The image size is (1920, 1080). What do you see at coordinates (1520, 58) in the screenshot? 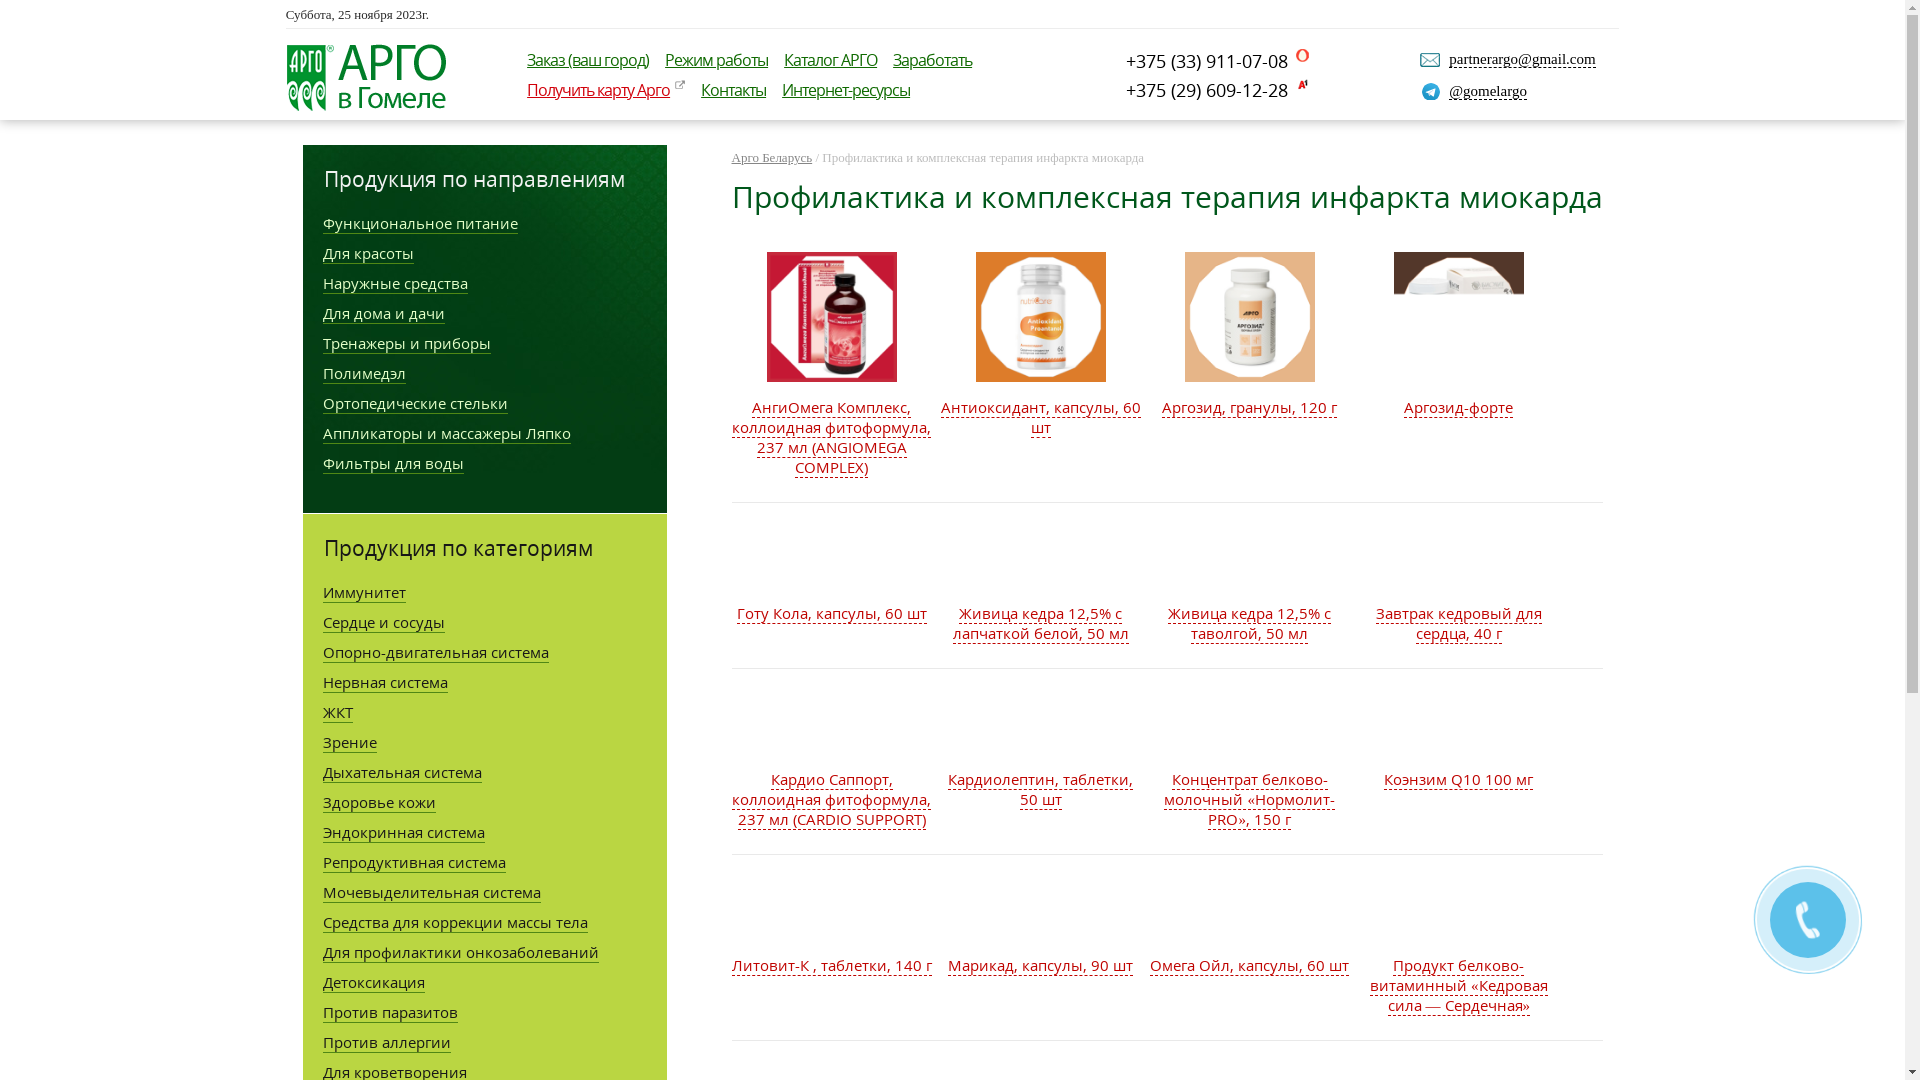
I see `'partnerargo@gmail.com'` at bounding box center [1520, 58].